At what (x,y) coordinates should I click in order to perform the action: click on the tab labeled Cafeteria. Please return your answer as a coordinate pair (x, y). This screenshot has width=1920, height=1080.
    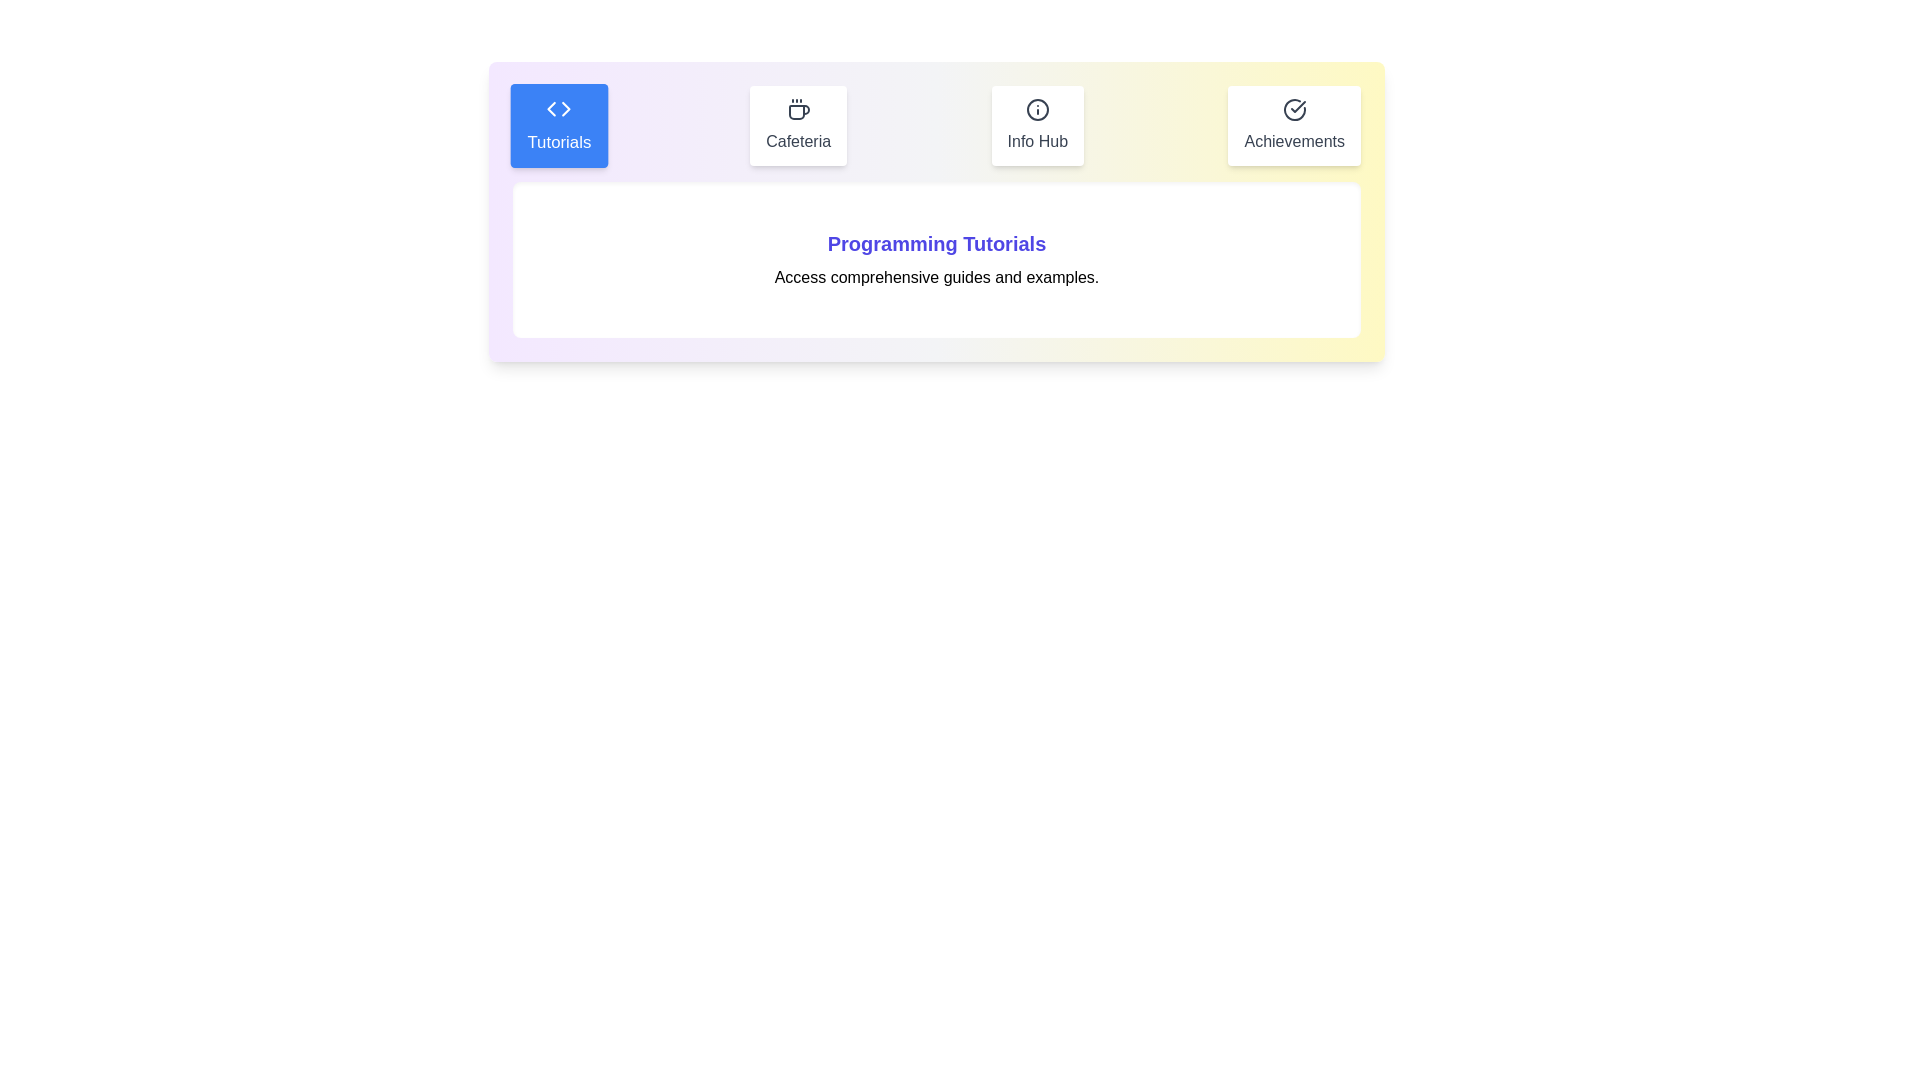
    Looking at the image, I should click on (797, 126).